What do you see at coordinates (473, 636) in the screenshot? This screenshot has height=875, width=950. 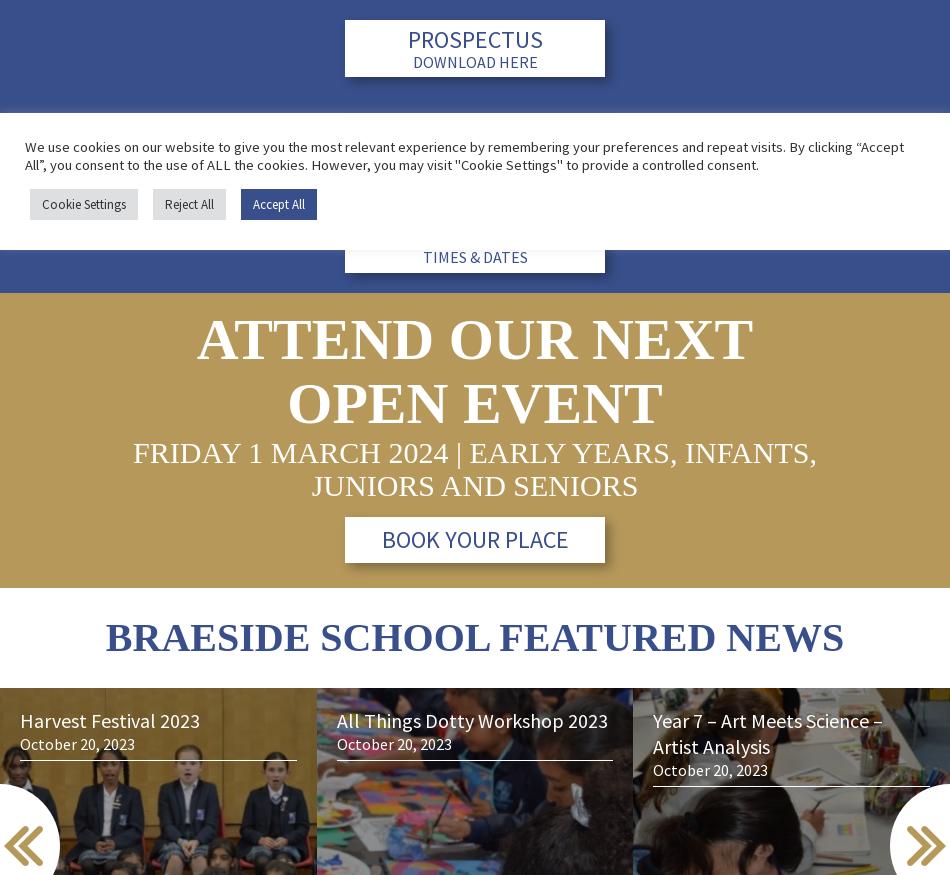 I see `'Braeside School Featured News'` at bounding box center [473, 636].